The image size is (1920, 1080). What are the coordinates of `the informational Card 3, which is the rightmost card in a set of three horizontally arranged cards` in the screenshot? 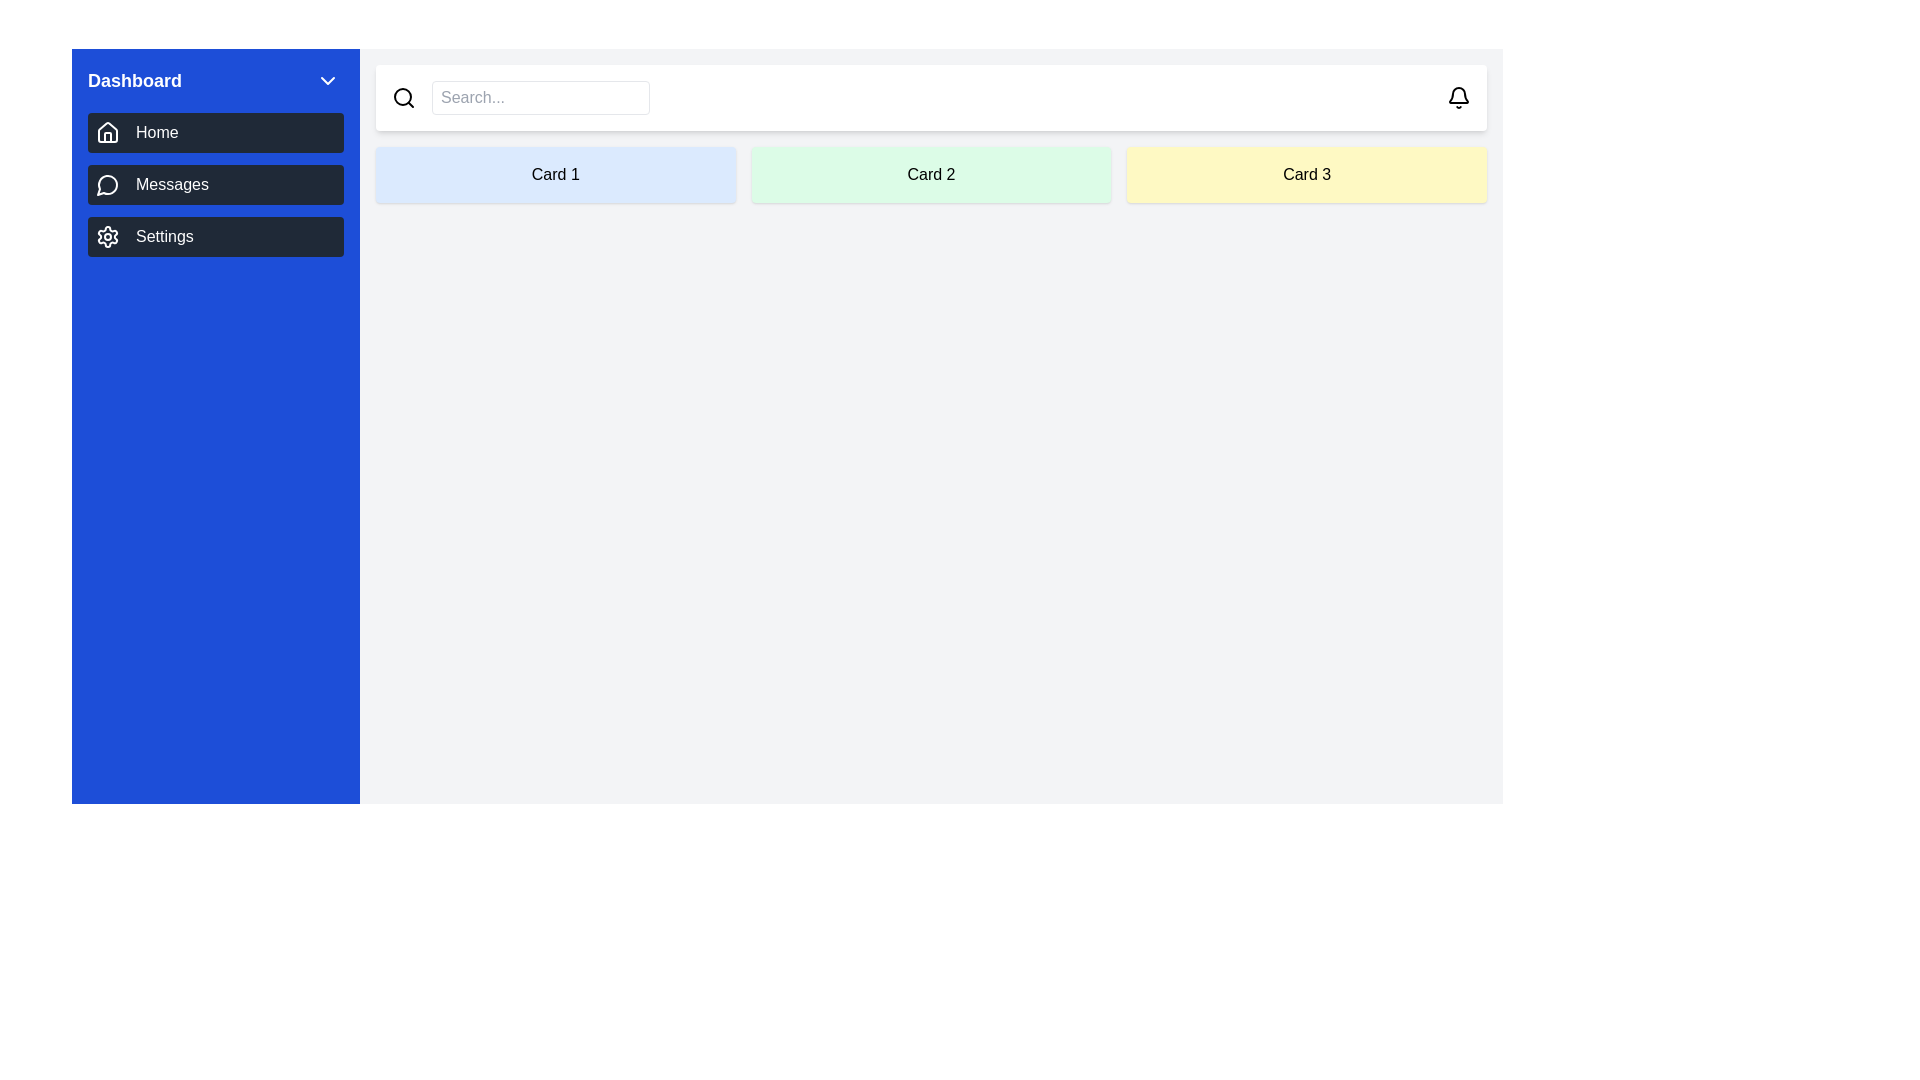 It's located at (1307, 173).